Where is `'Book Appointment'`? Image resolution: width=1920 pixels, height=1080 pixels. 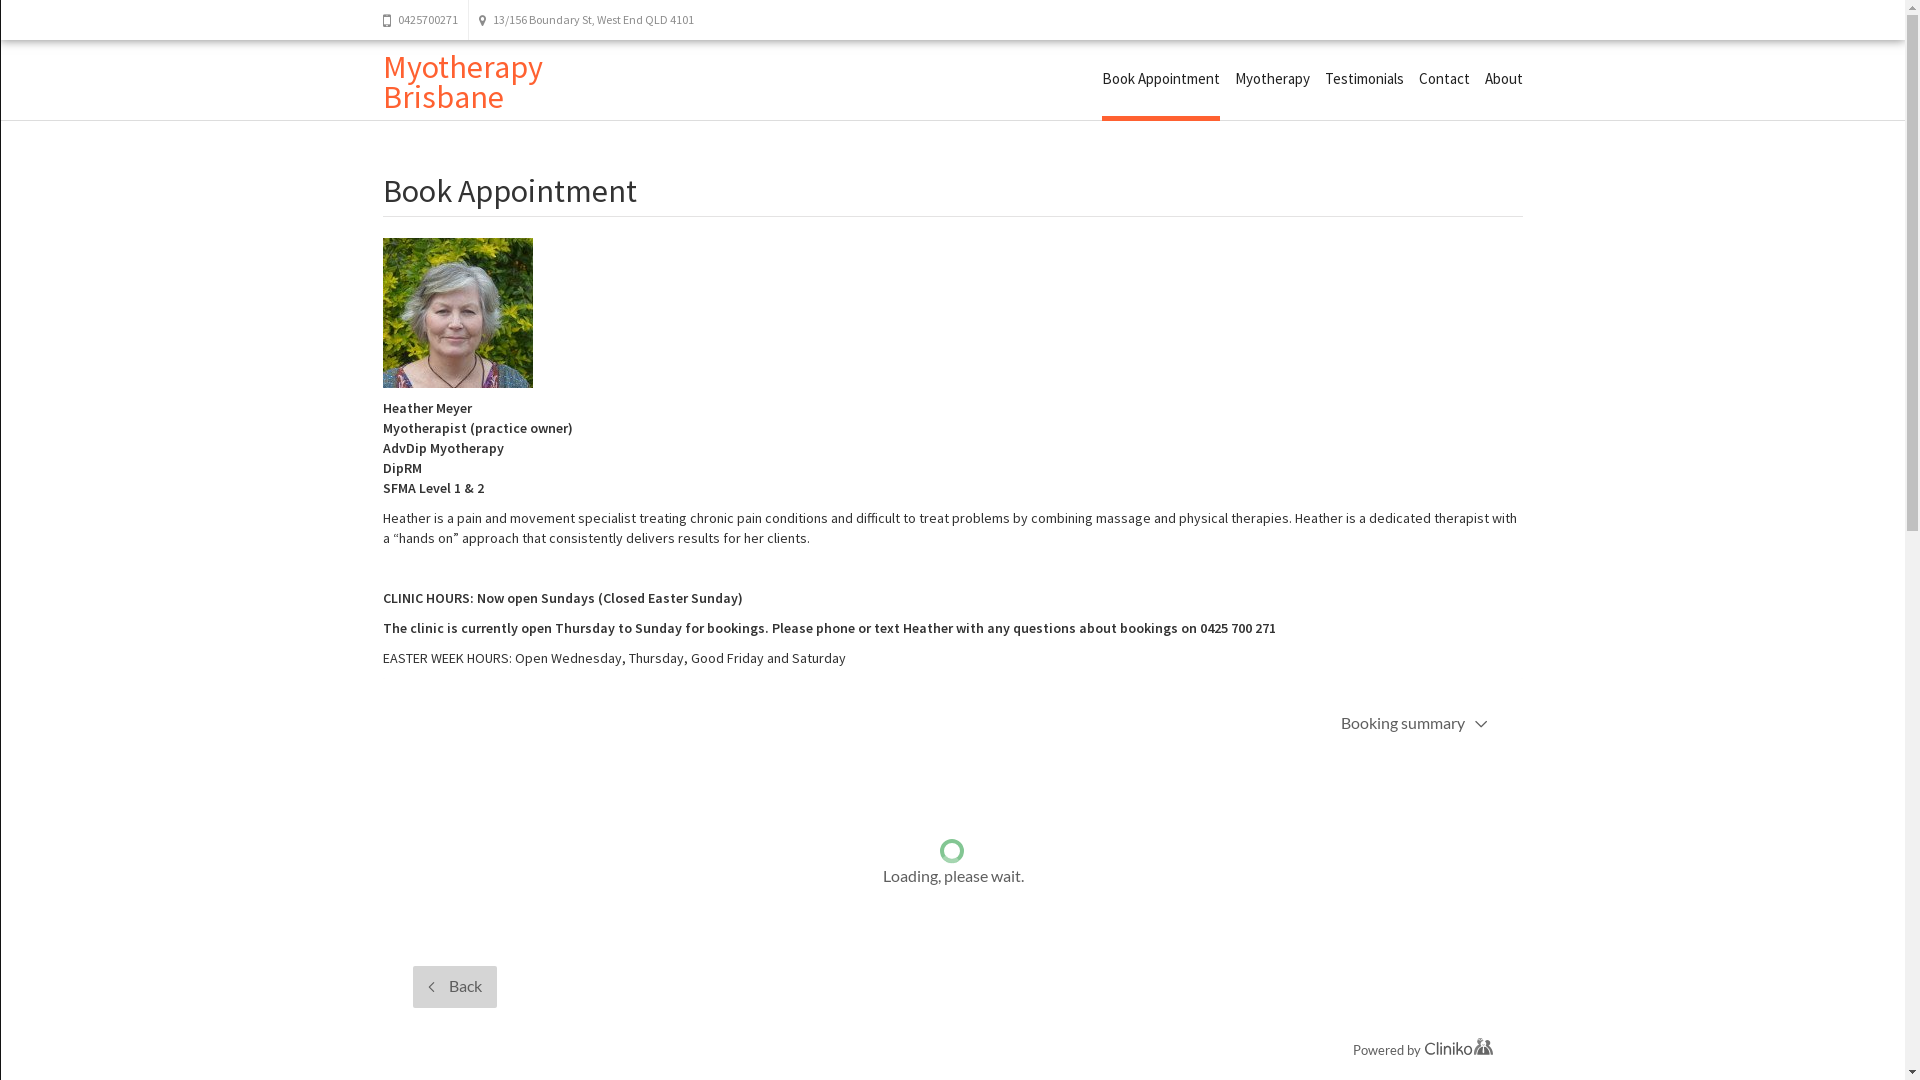 'Book Appointment' is located at coordinates (1161, 80).